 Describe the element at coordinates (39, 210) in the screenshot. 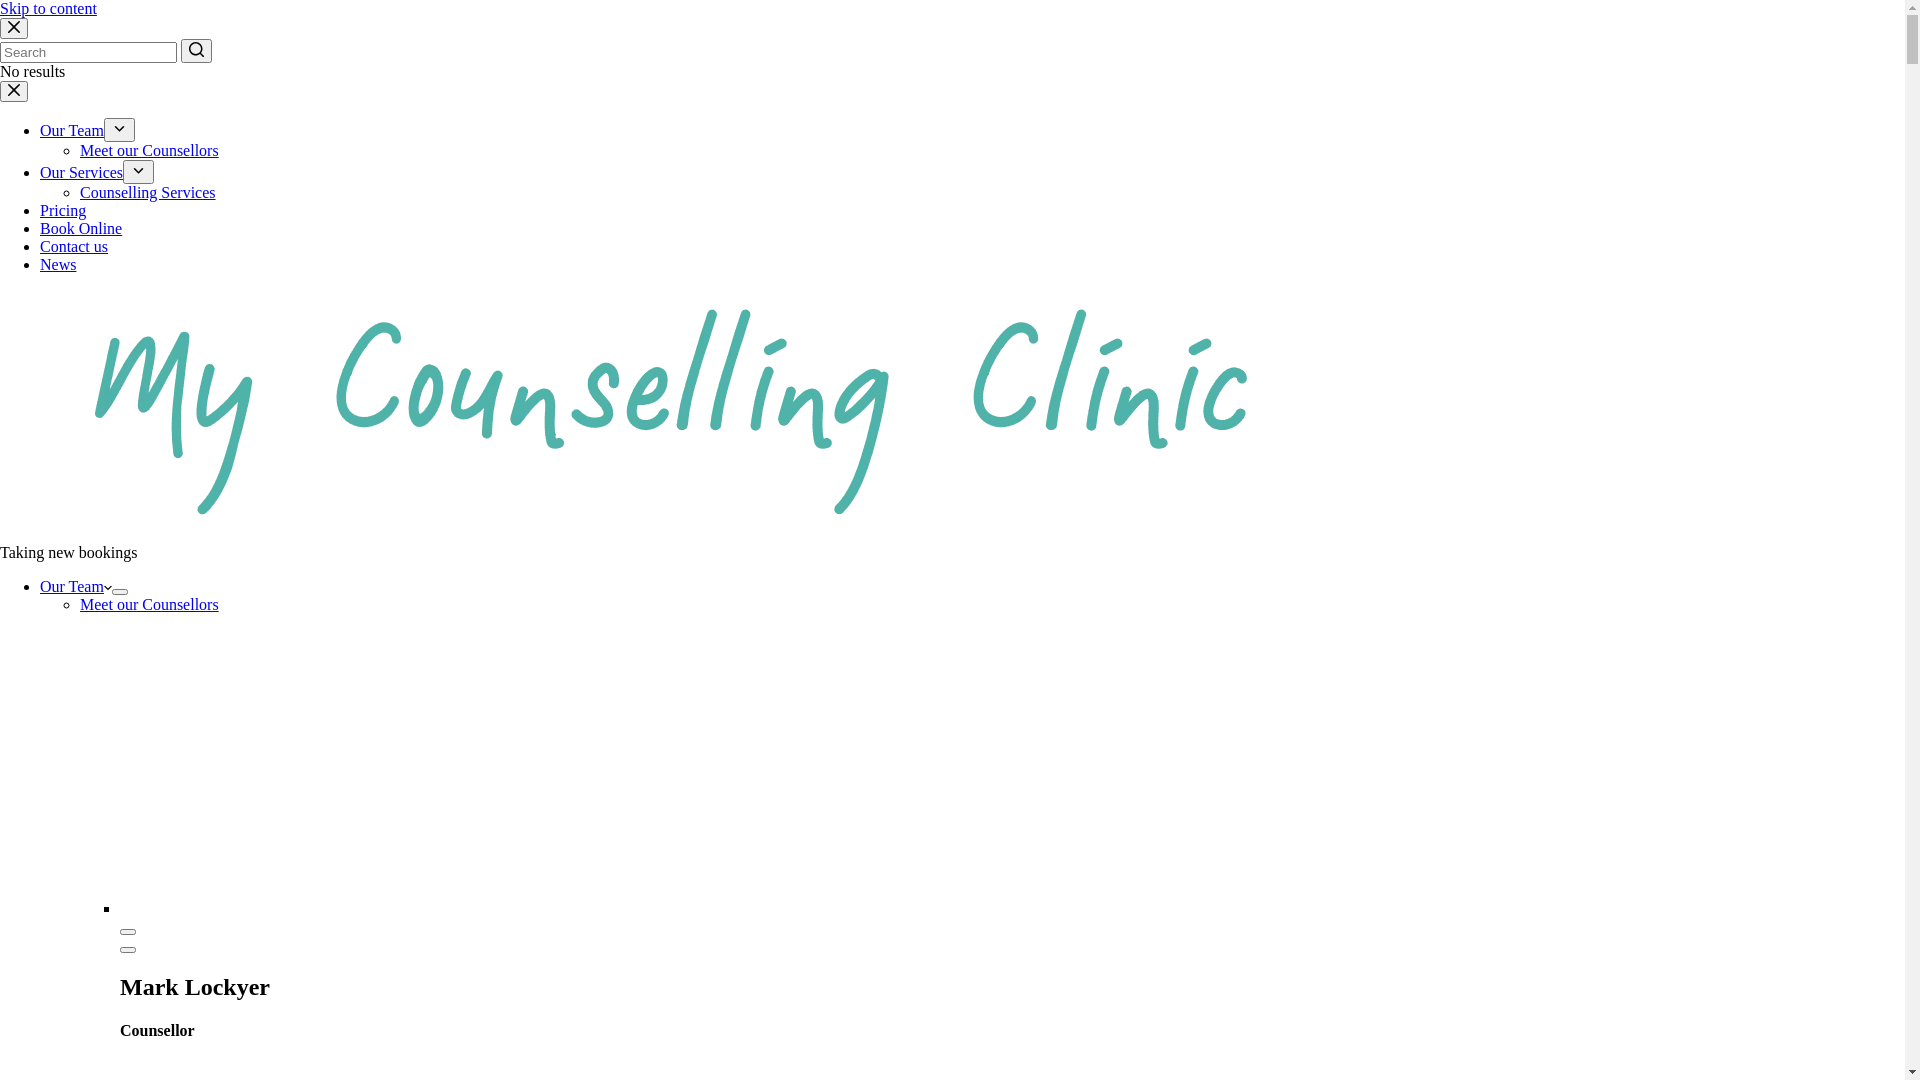

I see `'Pricing'` at that location.